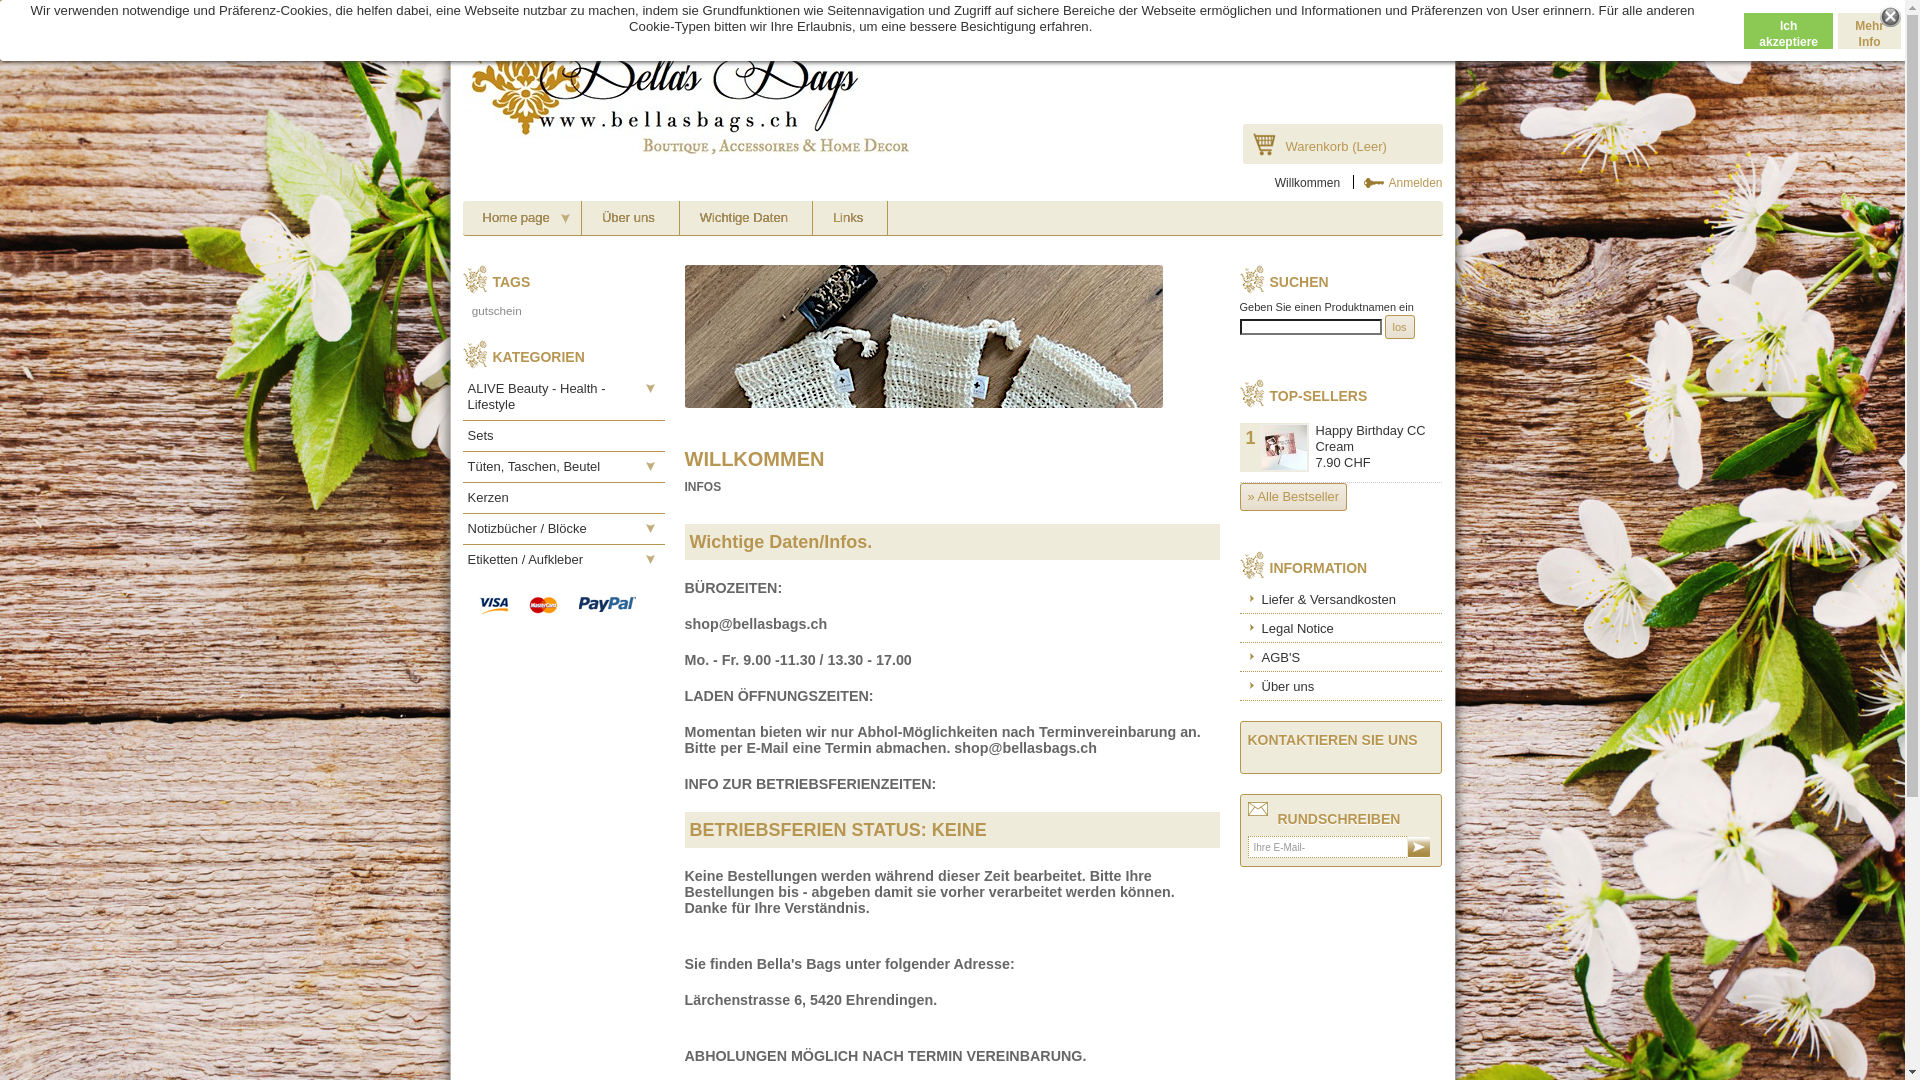  What do you see at coordinates (460, 559) in the screenshot?
I see `'Etiketten / Aufkleber'` at bounding box center [460, 559].